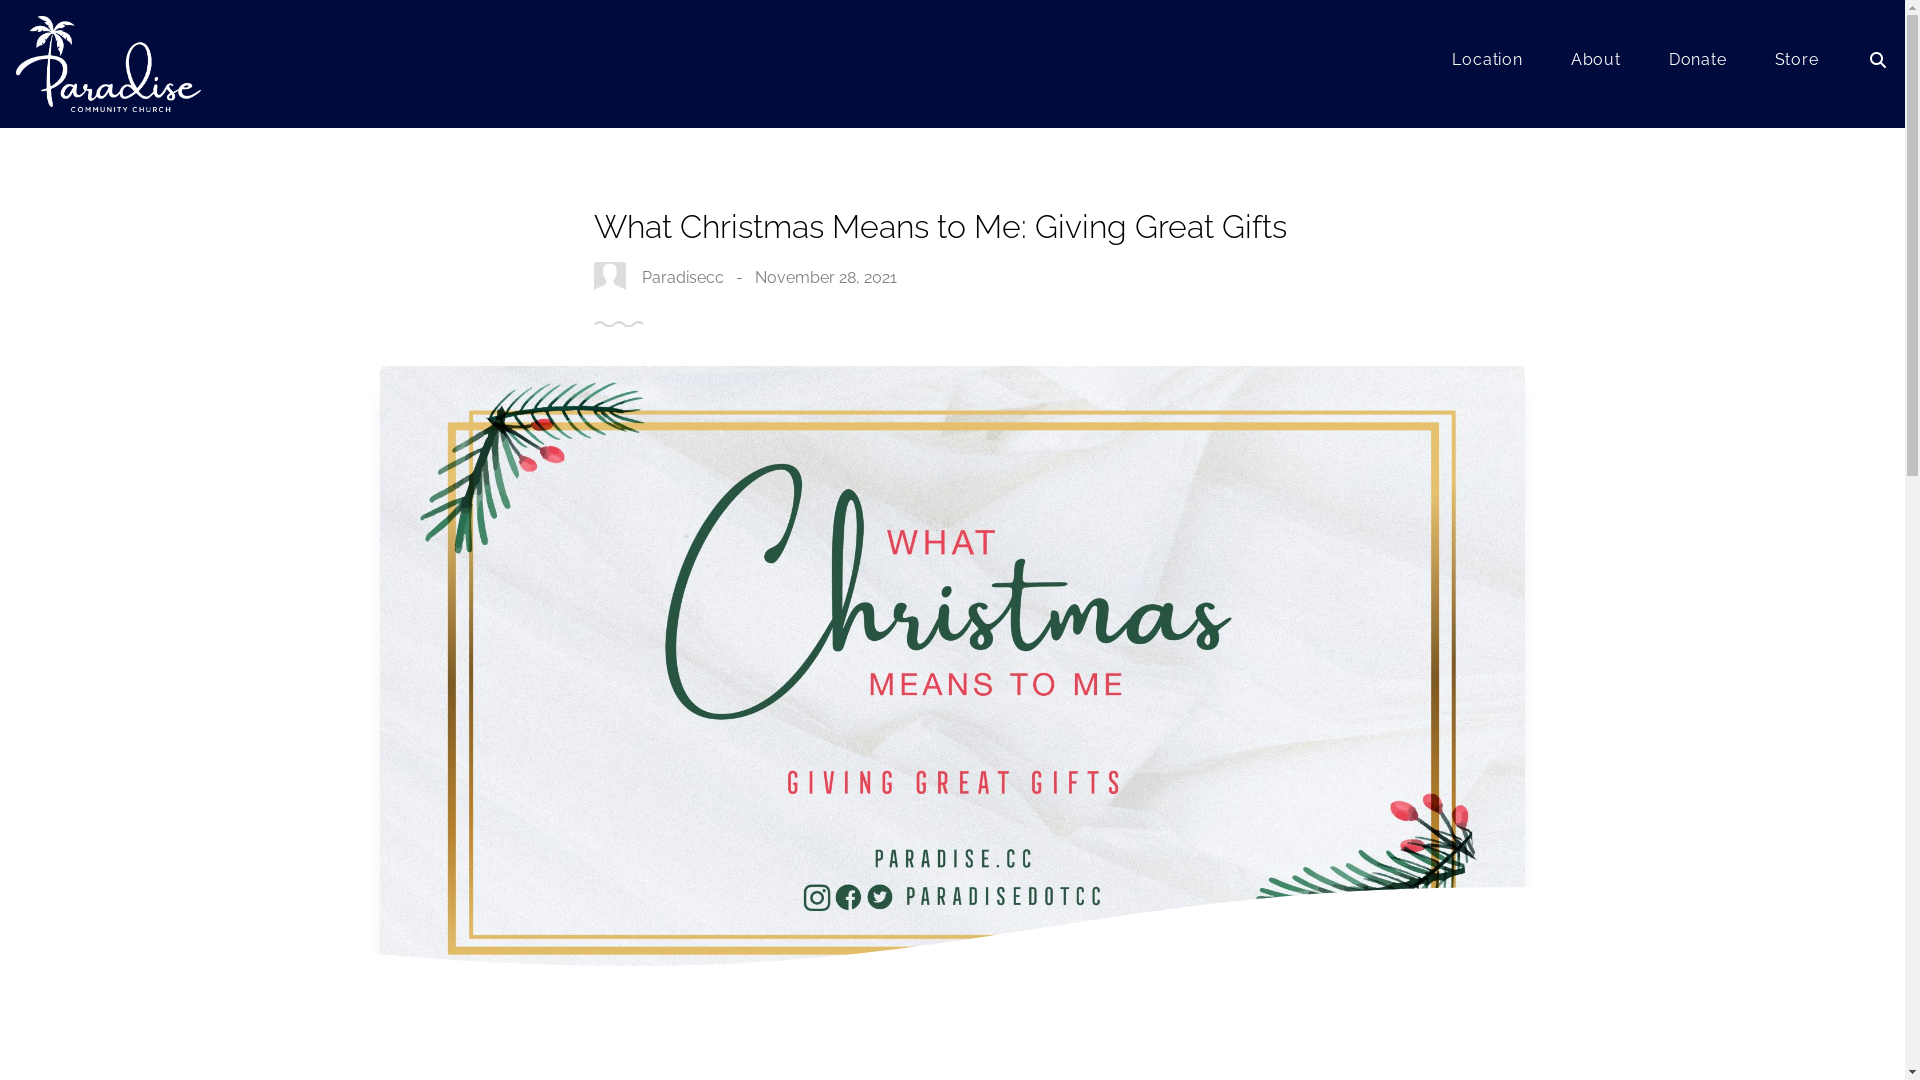  I want to click on 'Store', so click(1796, 63).